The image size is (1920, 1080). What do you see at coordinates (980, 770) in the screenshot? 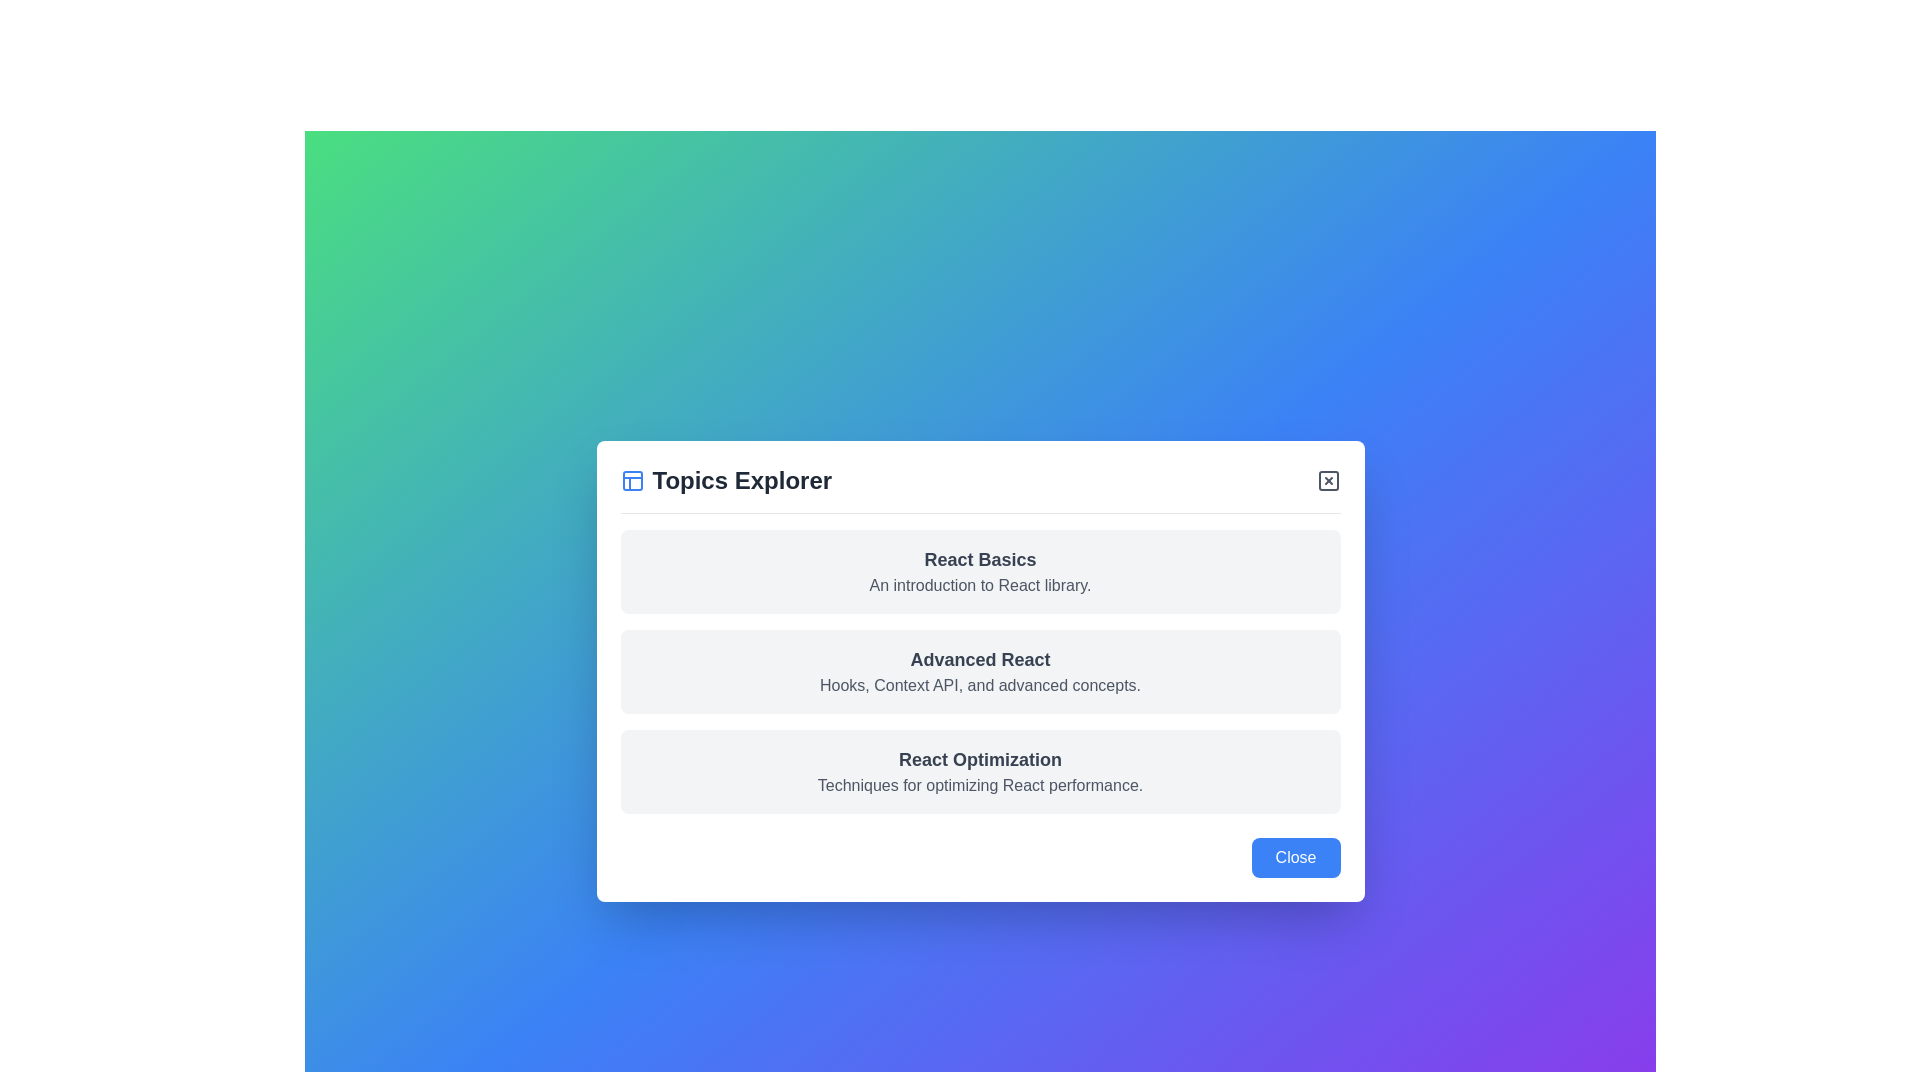
I see `the third entry in the list that navigates to additional details about 'React Optimization', located at the bottom of the vertical list in the centered modal` at bounding box center [980, 770].